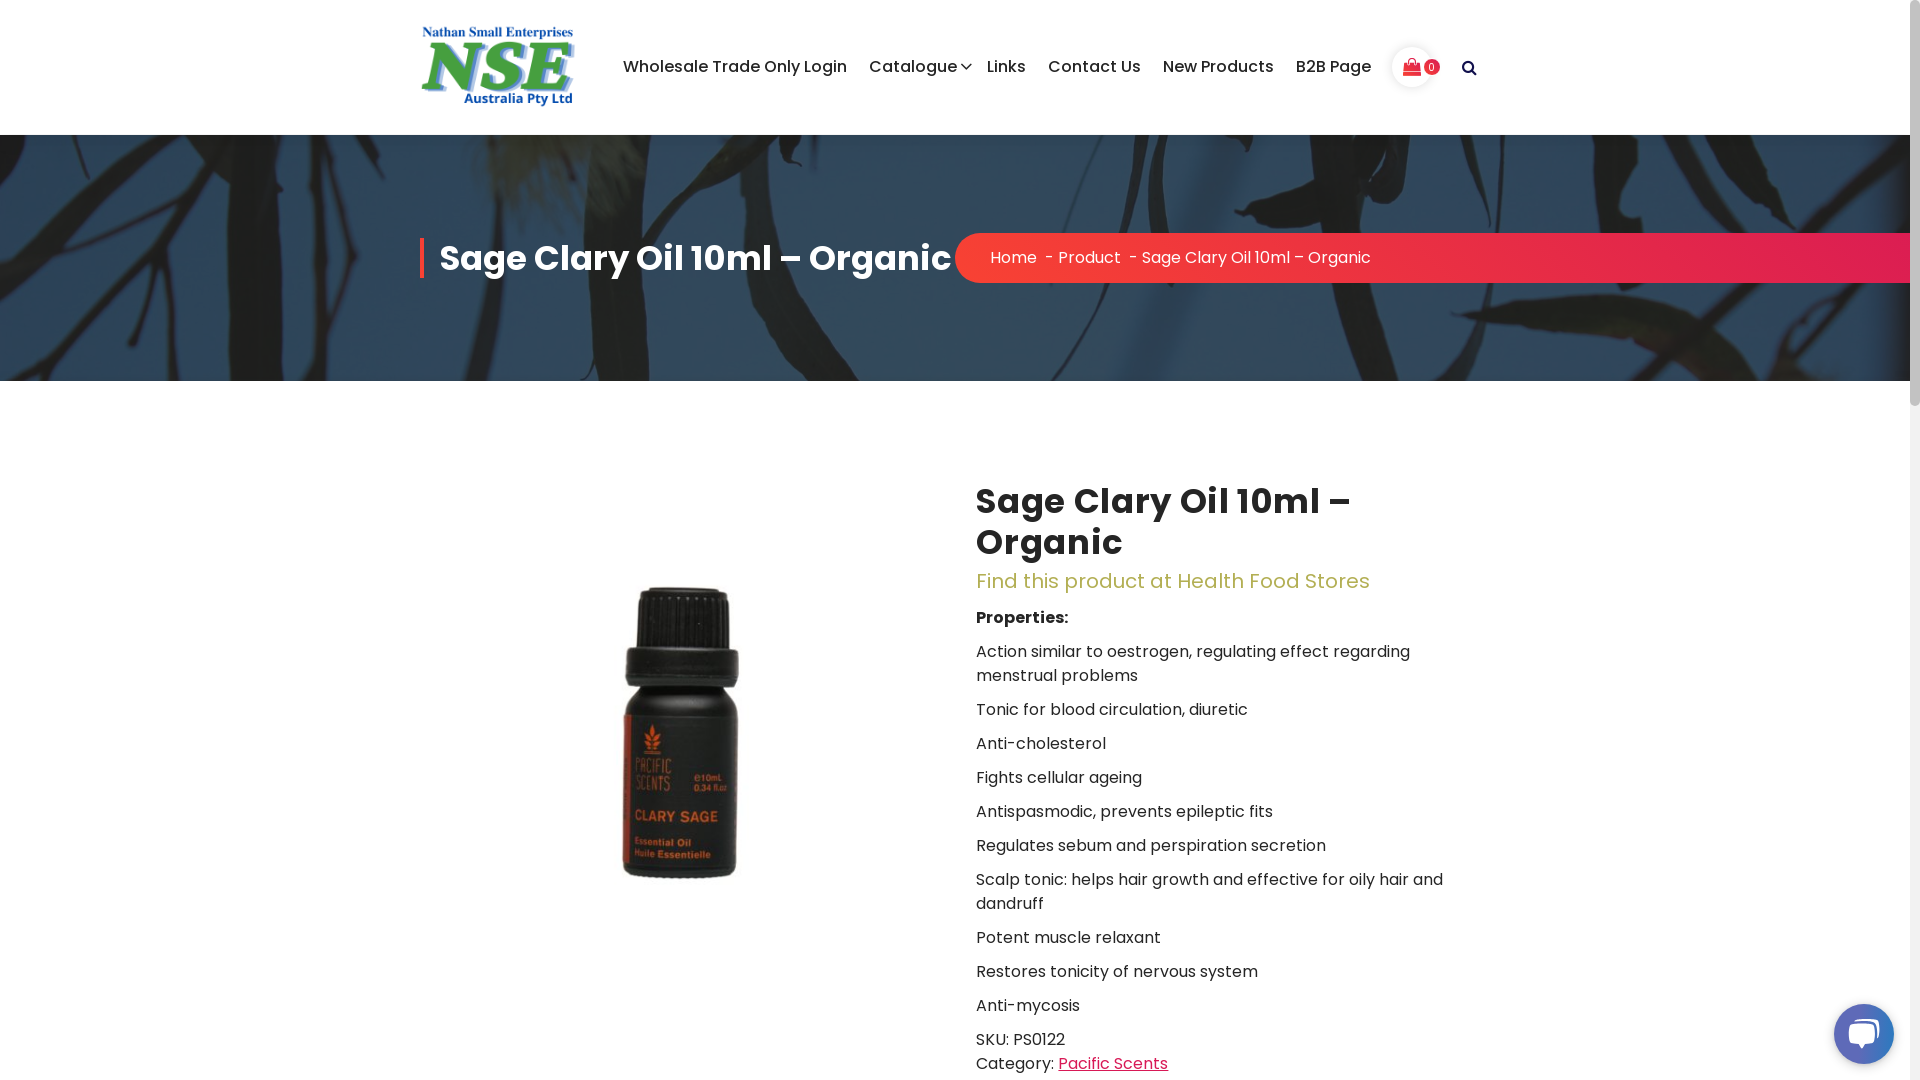 The width and height of the screenshot is (1920, 1080). Describe the element at coordinates (1410, 65) in the screenshot. I see `'0'` at that location.